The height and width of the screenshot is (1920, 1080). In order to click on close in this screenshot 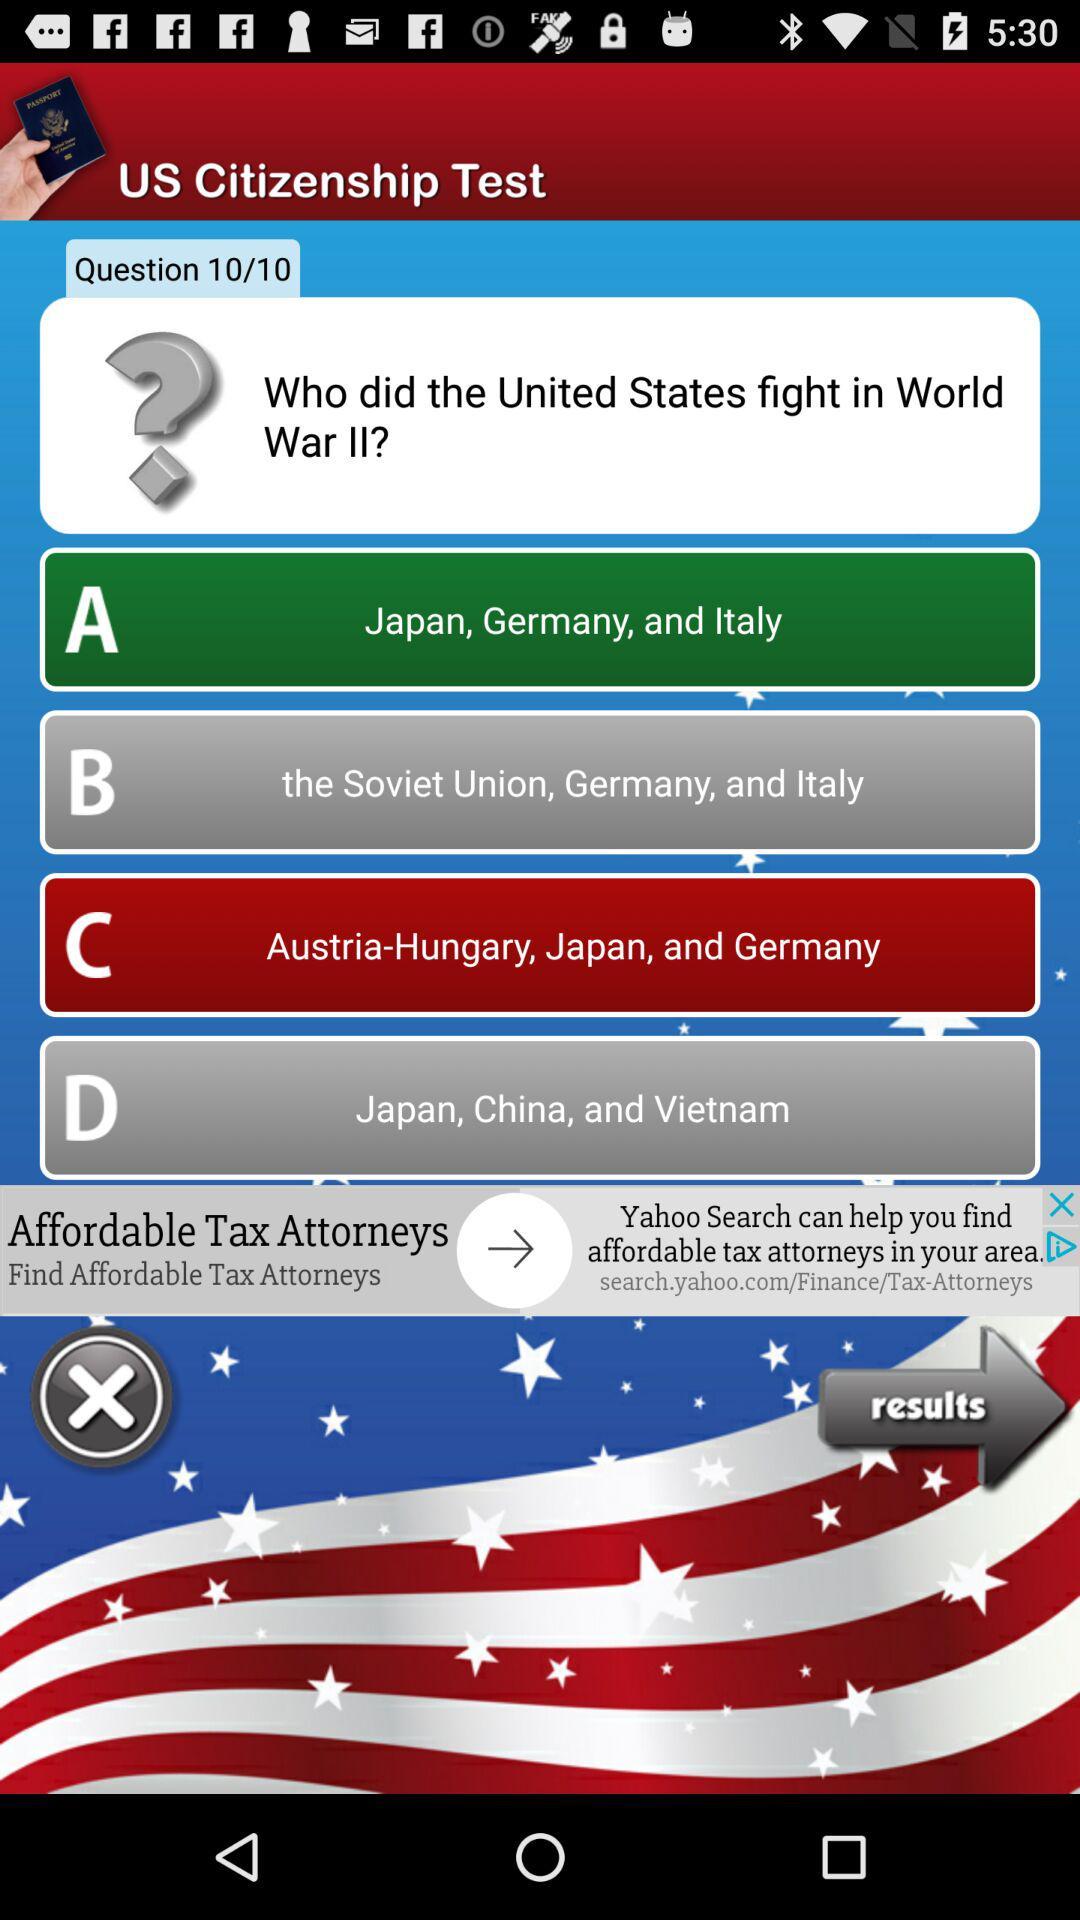, I will do `click(104, 1399)`.